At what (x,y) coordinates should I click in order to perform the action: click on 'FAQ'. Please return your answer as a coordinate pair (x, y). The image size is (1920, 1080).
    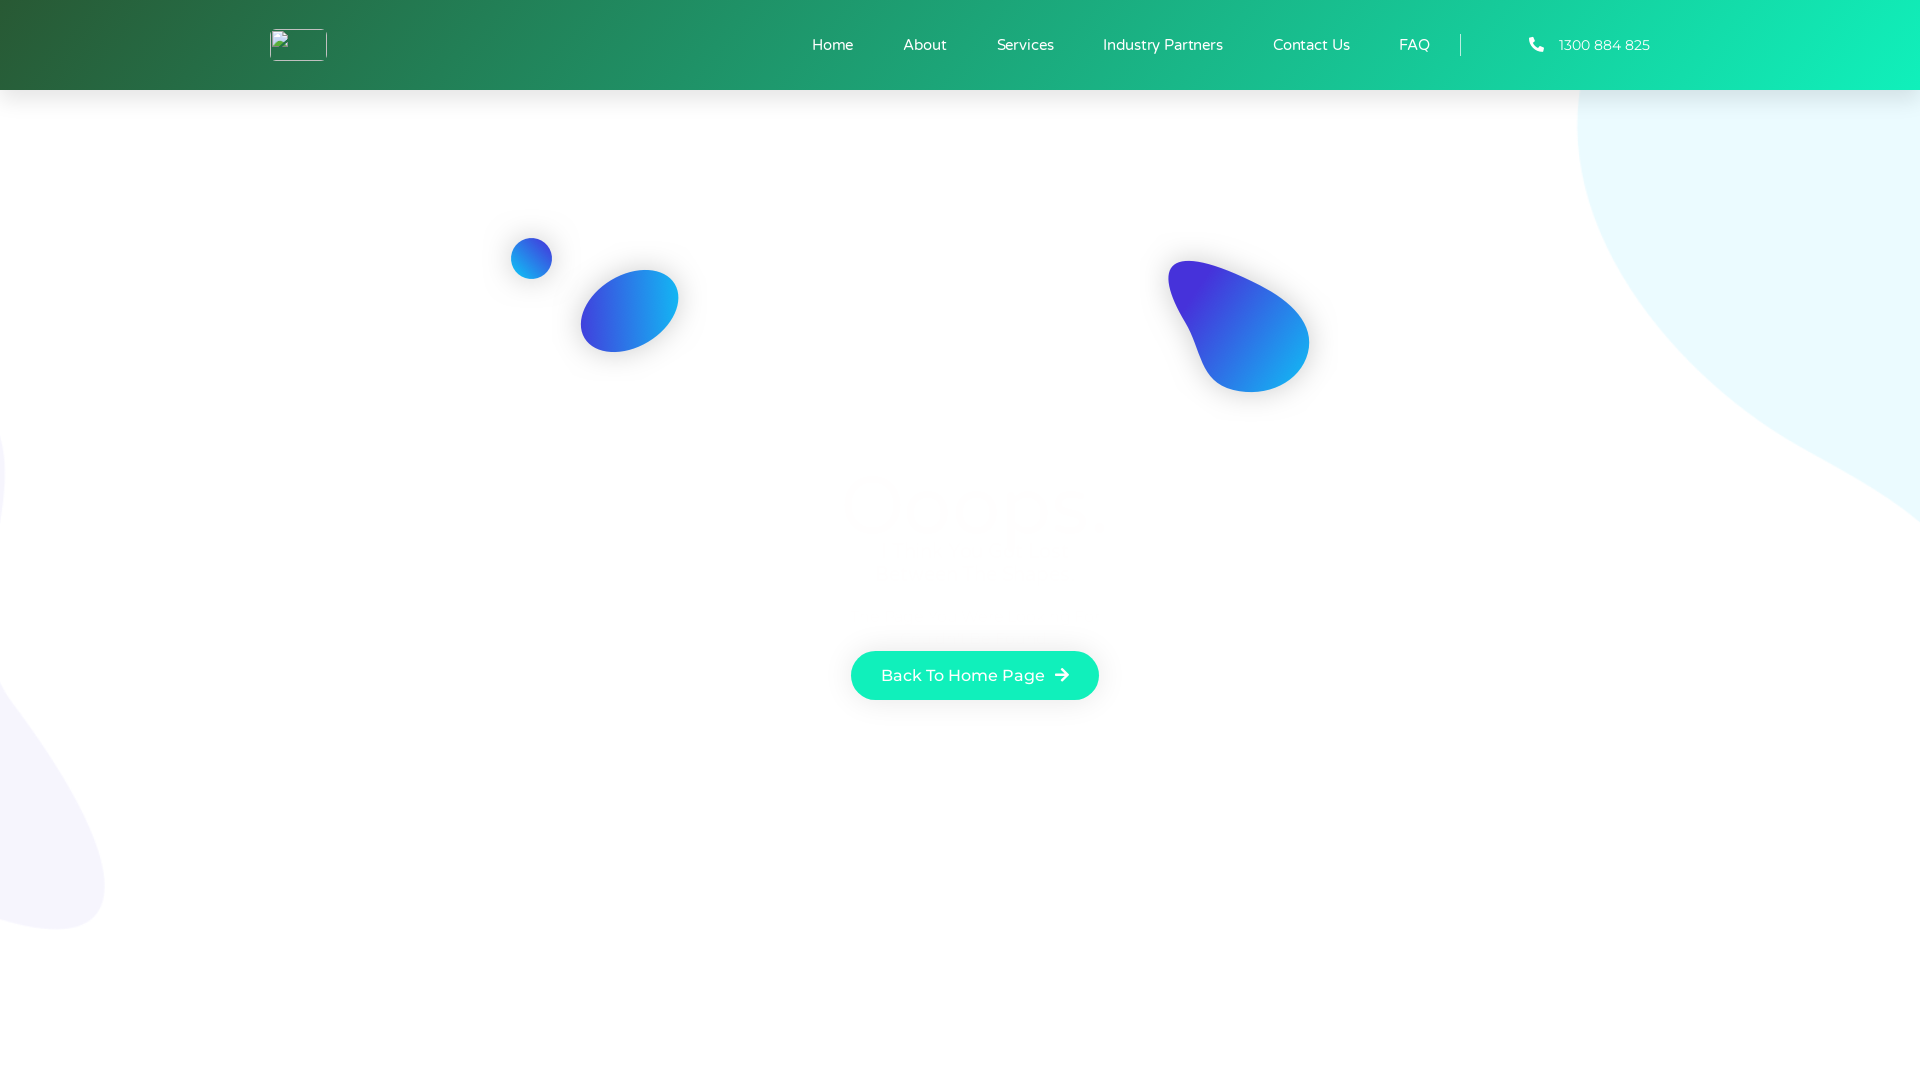
    Looking at the image, I should click on (1397, 45).